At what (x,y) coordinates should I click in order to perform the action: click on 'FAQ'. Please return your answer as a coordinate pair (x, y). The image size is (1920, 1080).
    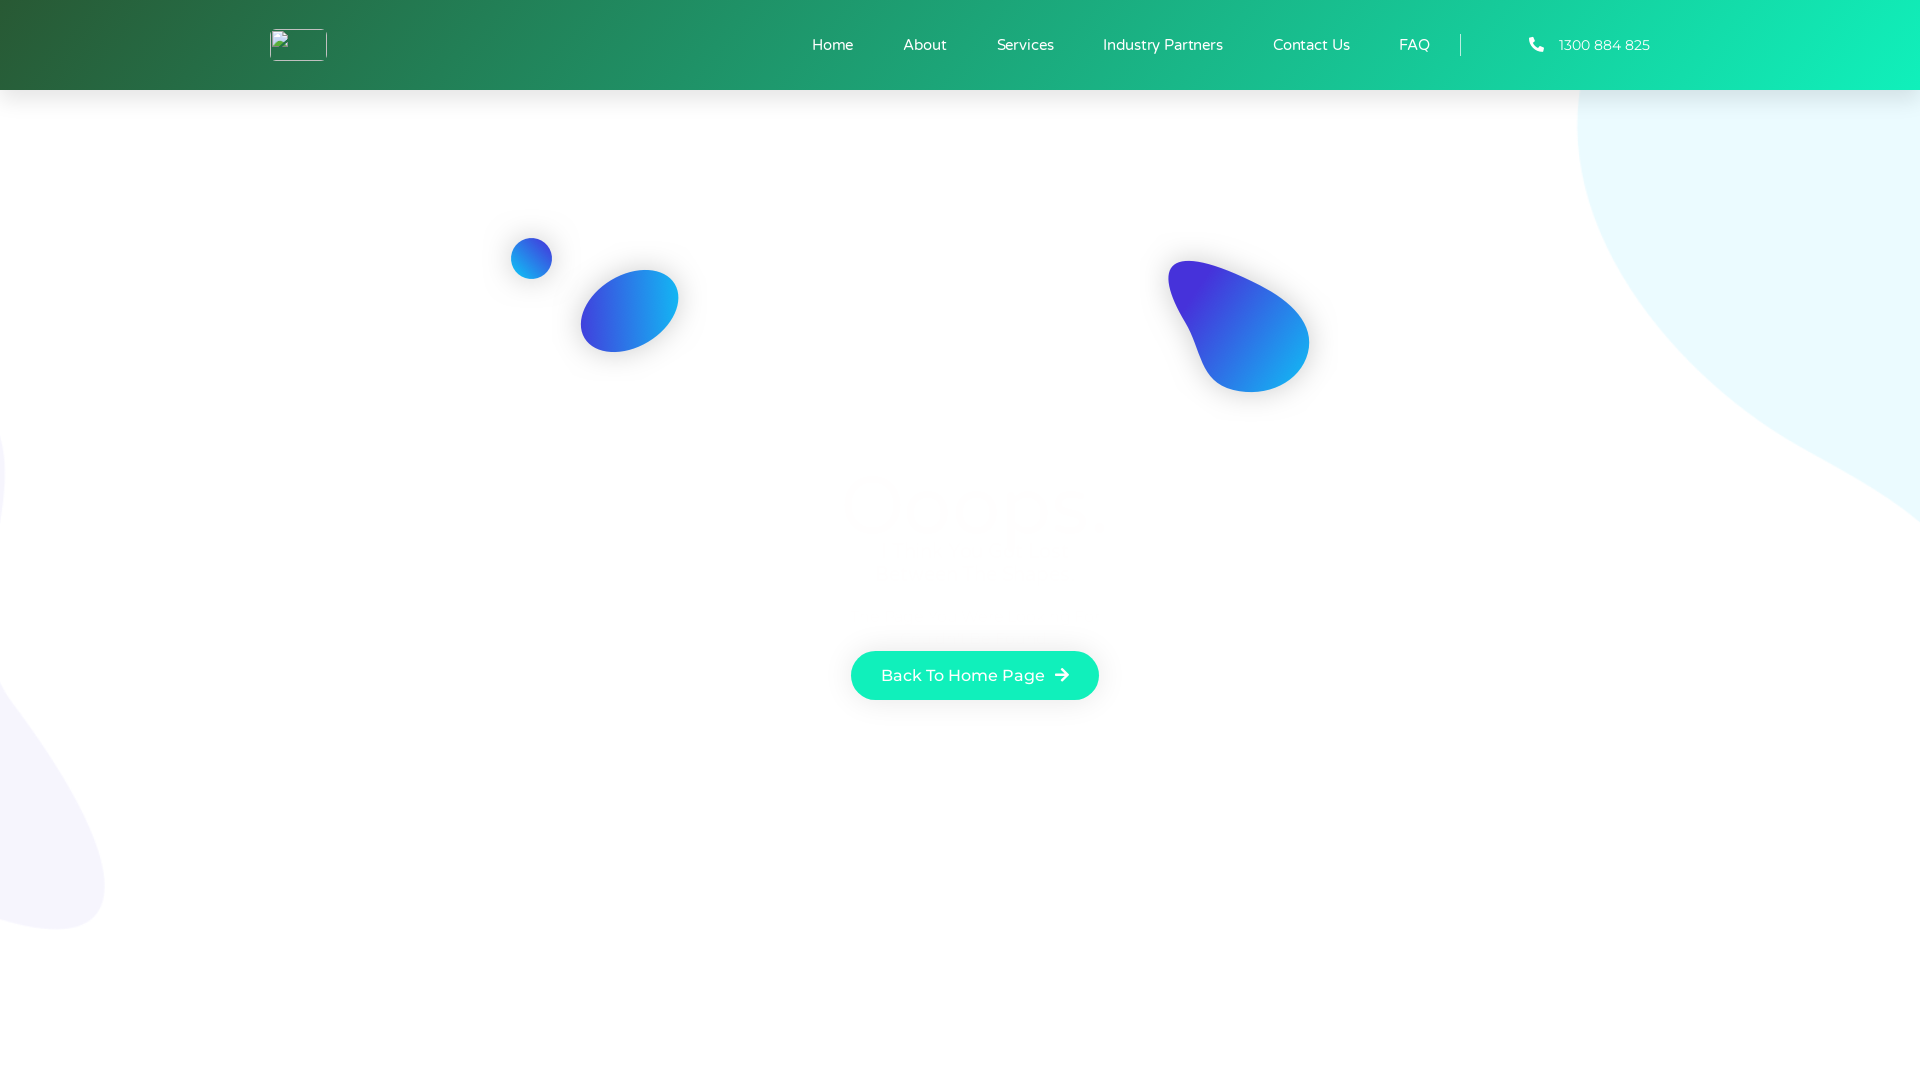
    Looking at the image, I should click on (1397, 45).